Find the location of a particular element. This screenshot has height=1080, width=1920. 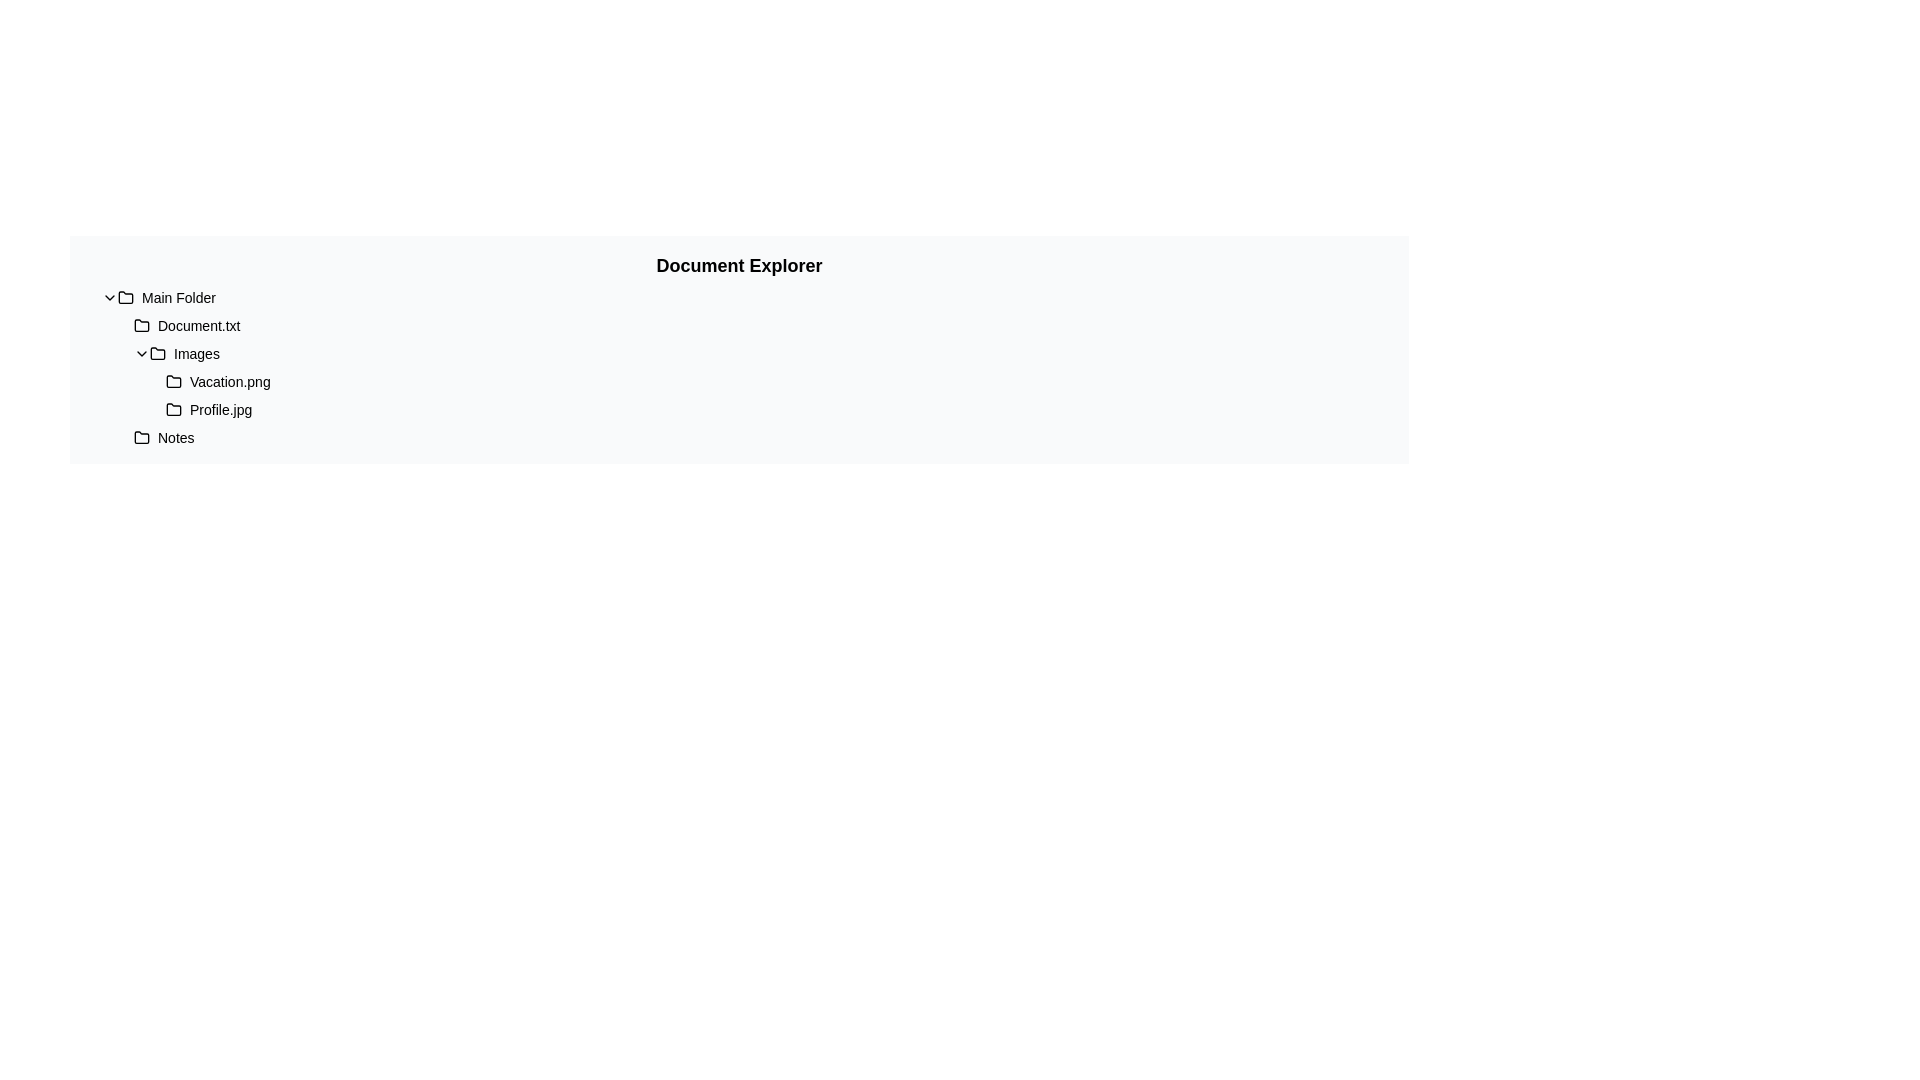

the text label 'Vacation.png' is located at coordinates (230, 381).